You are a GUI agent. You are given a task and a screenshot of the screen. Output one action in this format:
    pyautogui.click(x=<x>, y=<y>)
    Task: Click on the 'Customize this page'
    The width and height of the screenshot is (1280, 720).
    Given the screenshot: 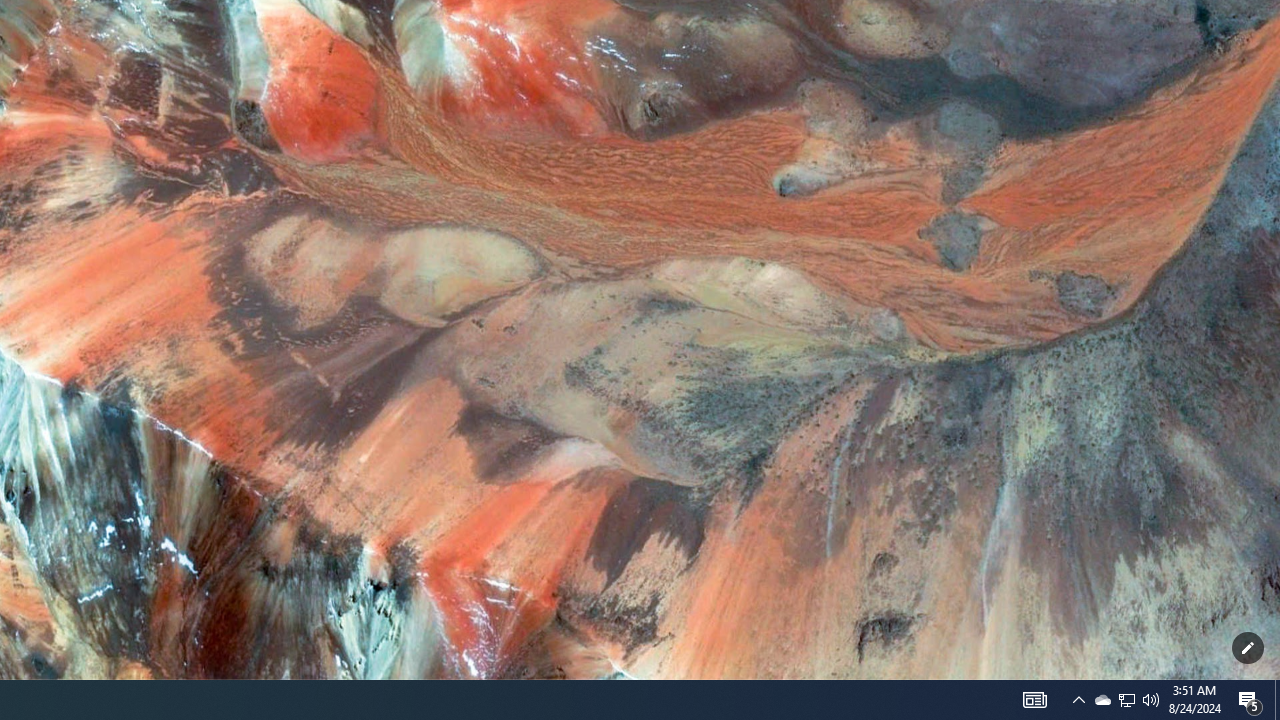 What is the action you would take?
    pyautogui.click(x=1247, y=648)
    